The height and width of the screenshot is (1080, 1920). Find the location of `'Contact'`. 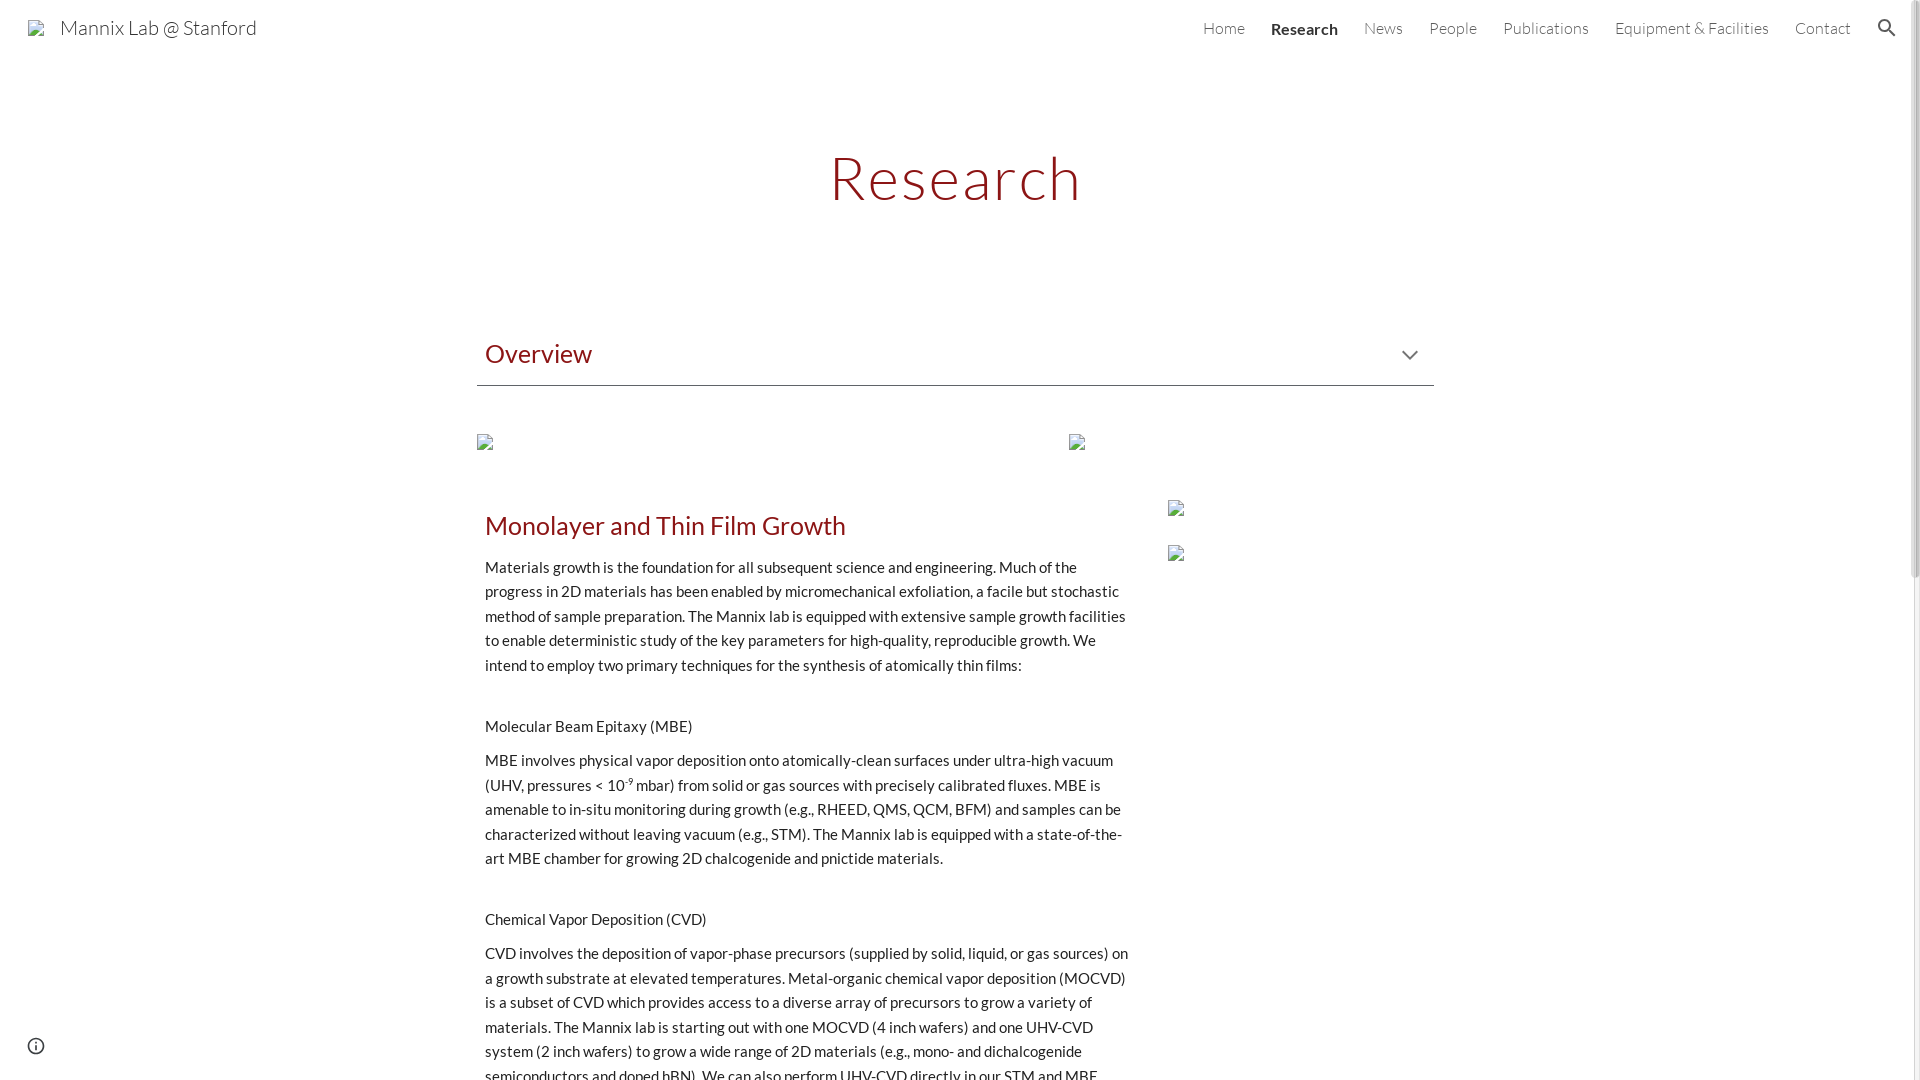

'Contact' is located at coordinates (1823, 27).